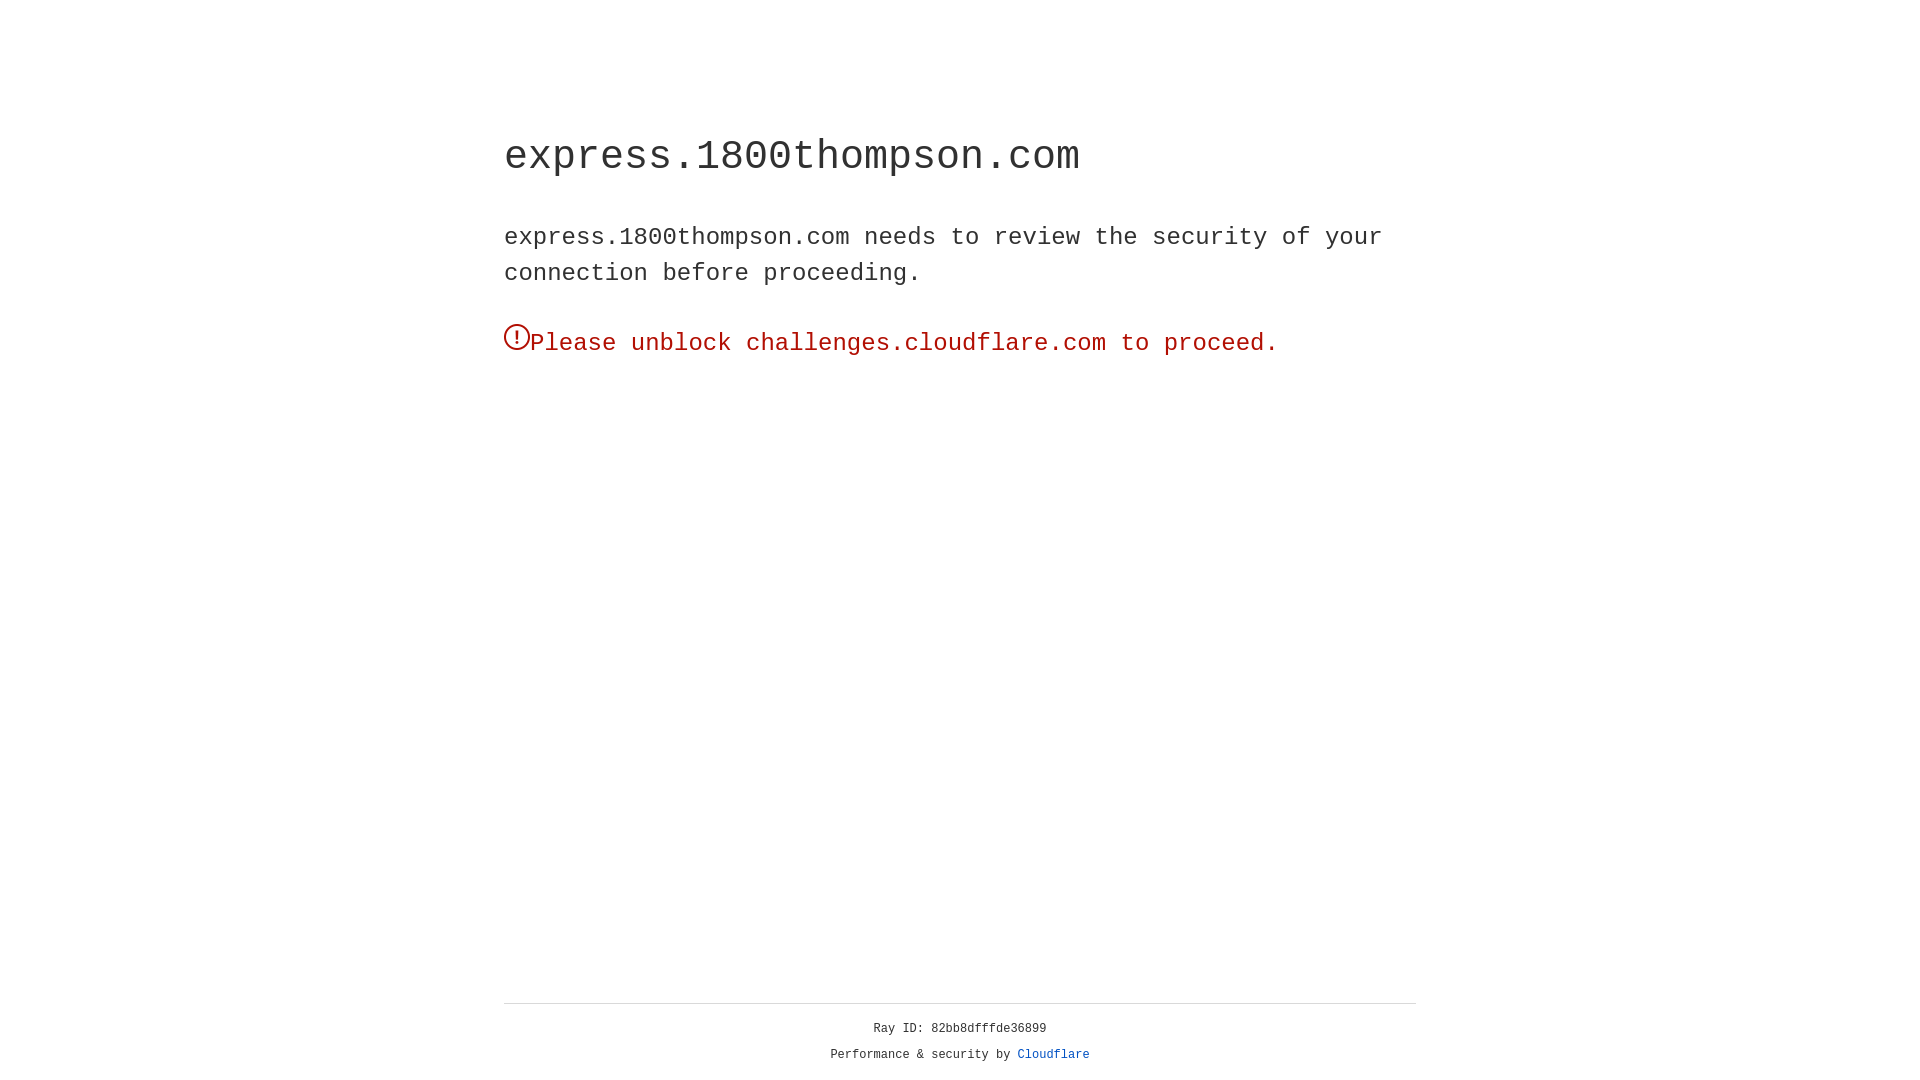  I want to click on 'Cloudflare', so click(1053, 1054).